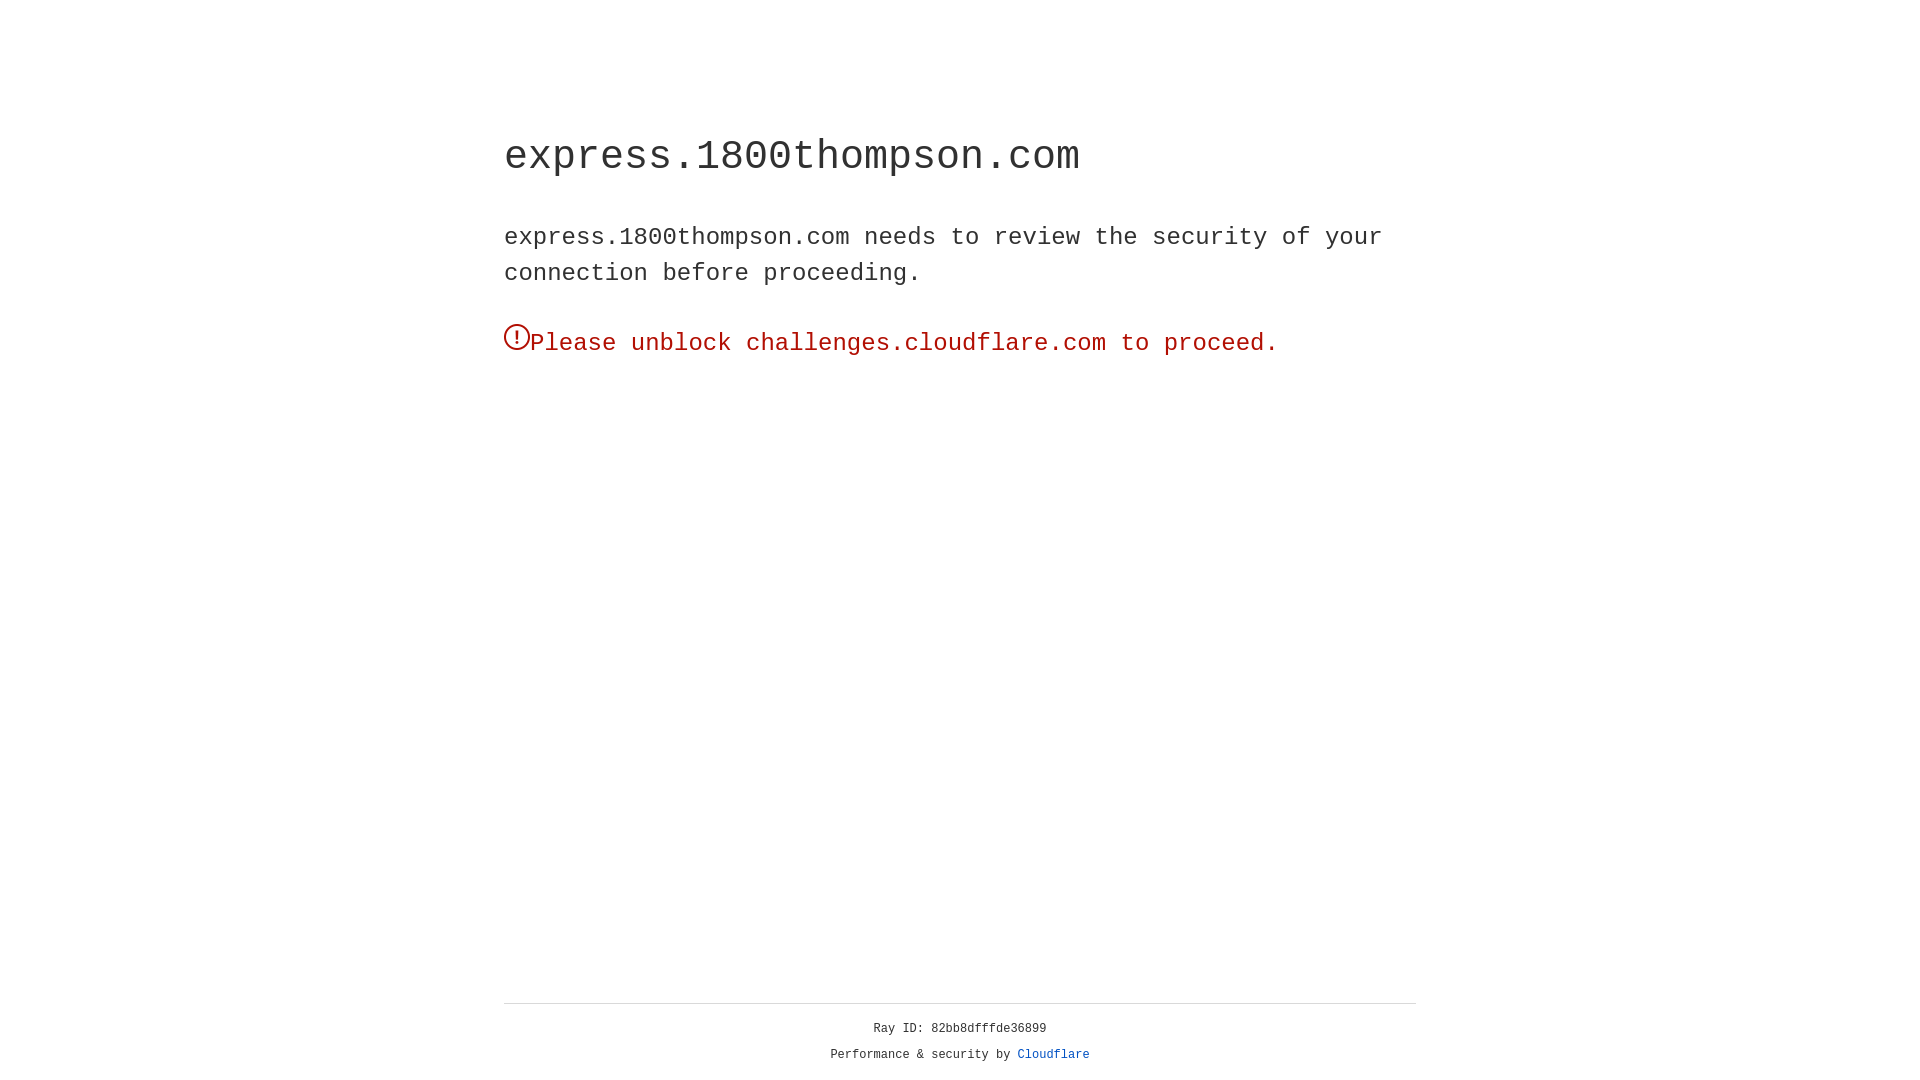  I want to click on 'Cloudflare', so click(1053, 1054).